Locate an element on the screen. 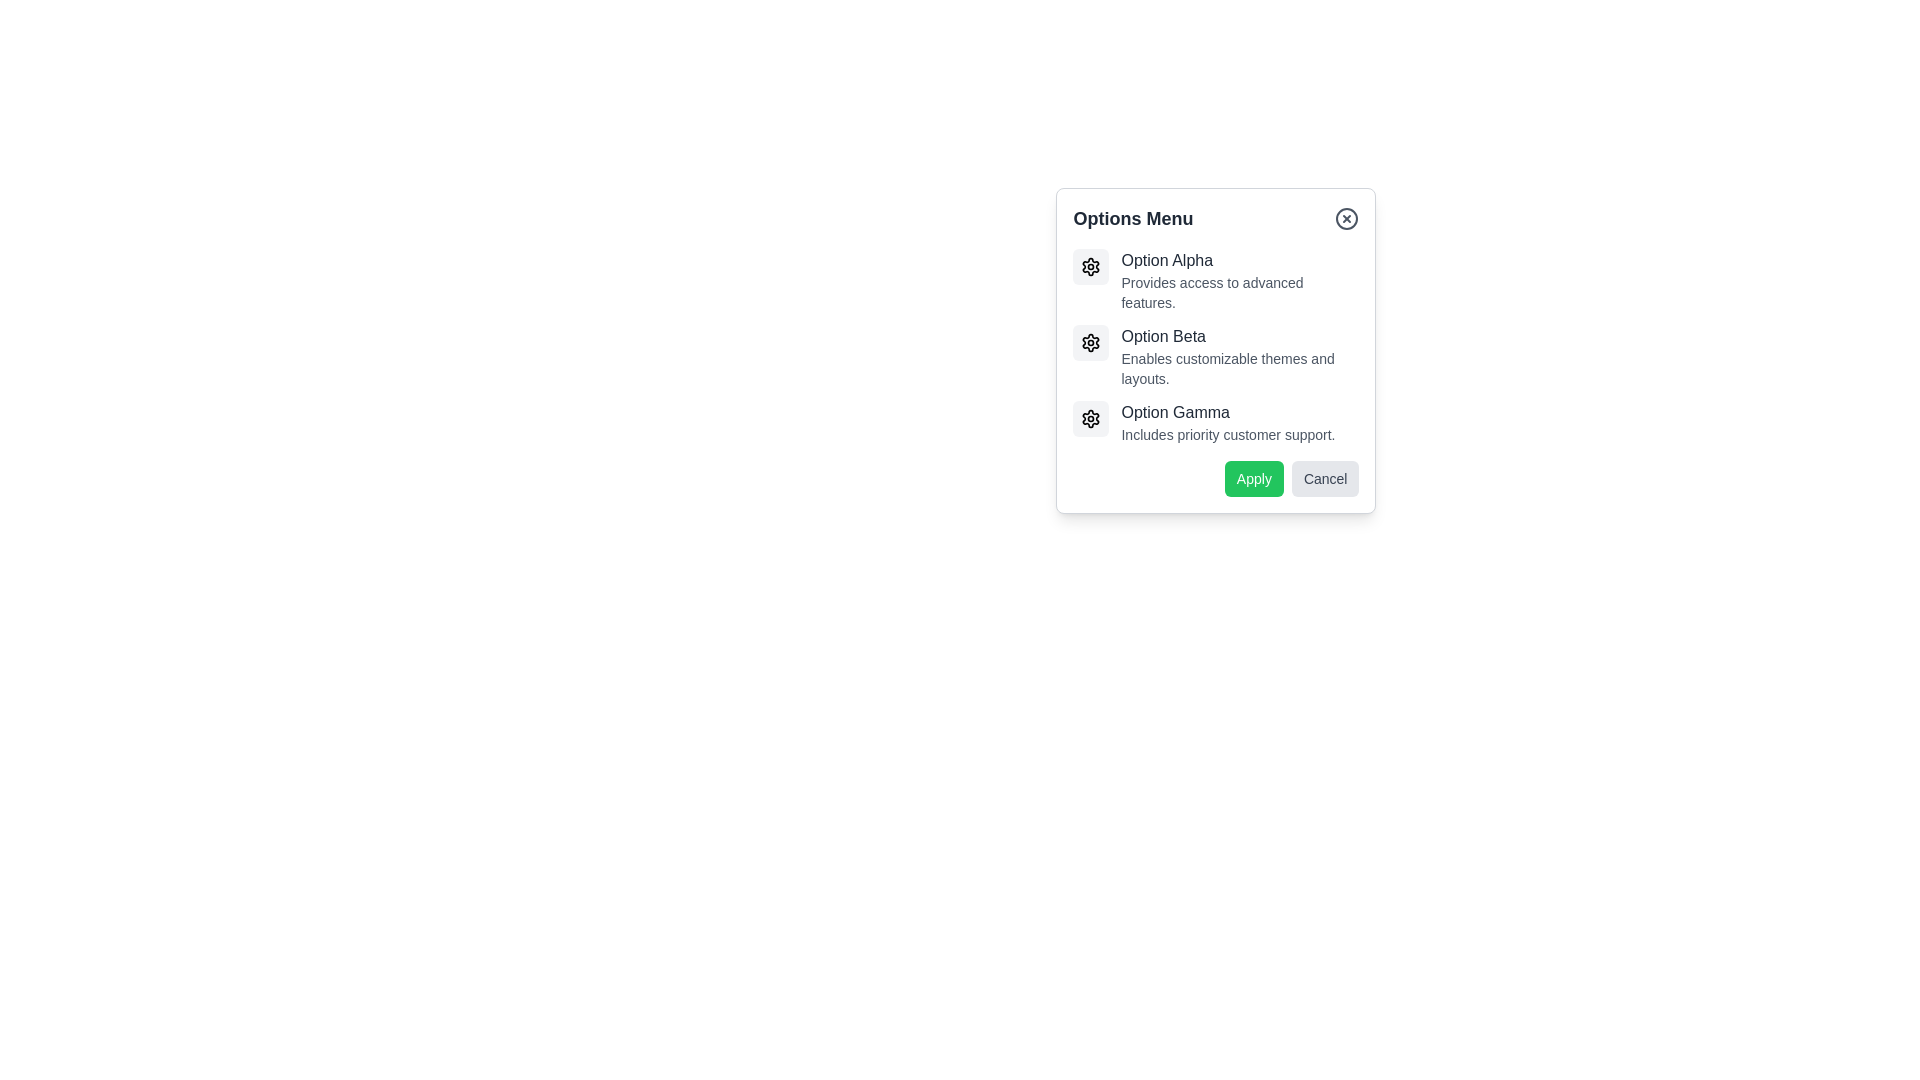  the option in the dropdown menu located below the 'Configure Options' button in the upper-right quadrant is located at coordinates (1215, 350).